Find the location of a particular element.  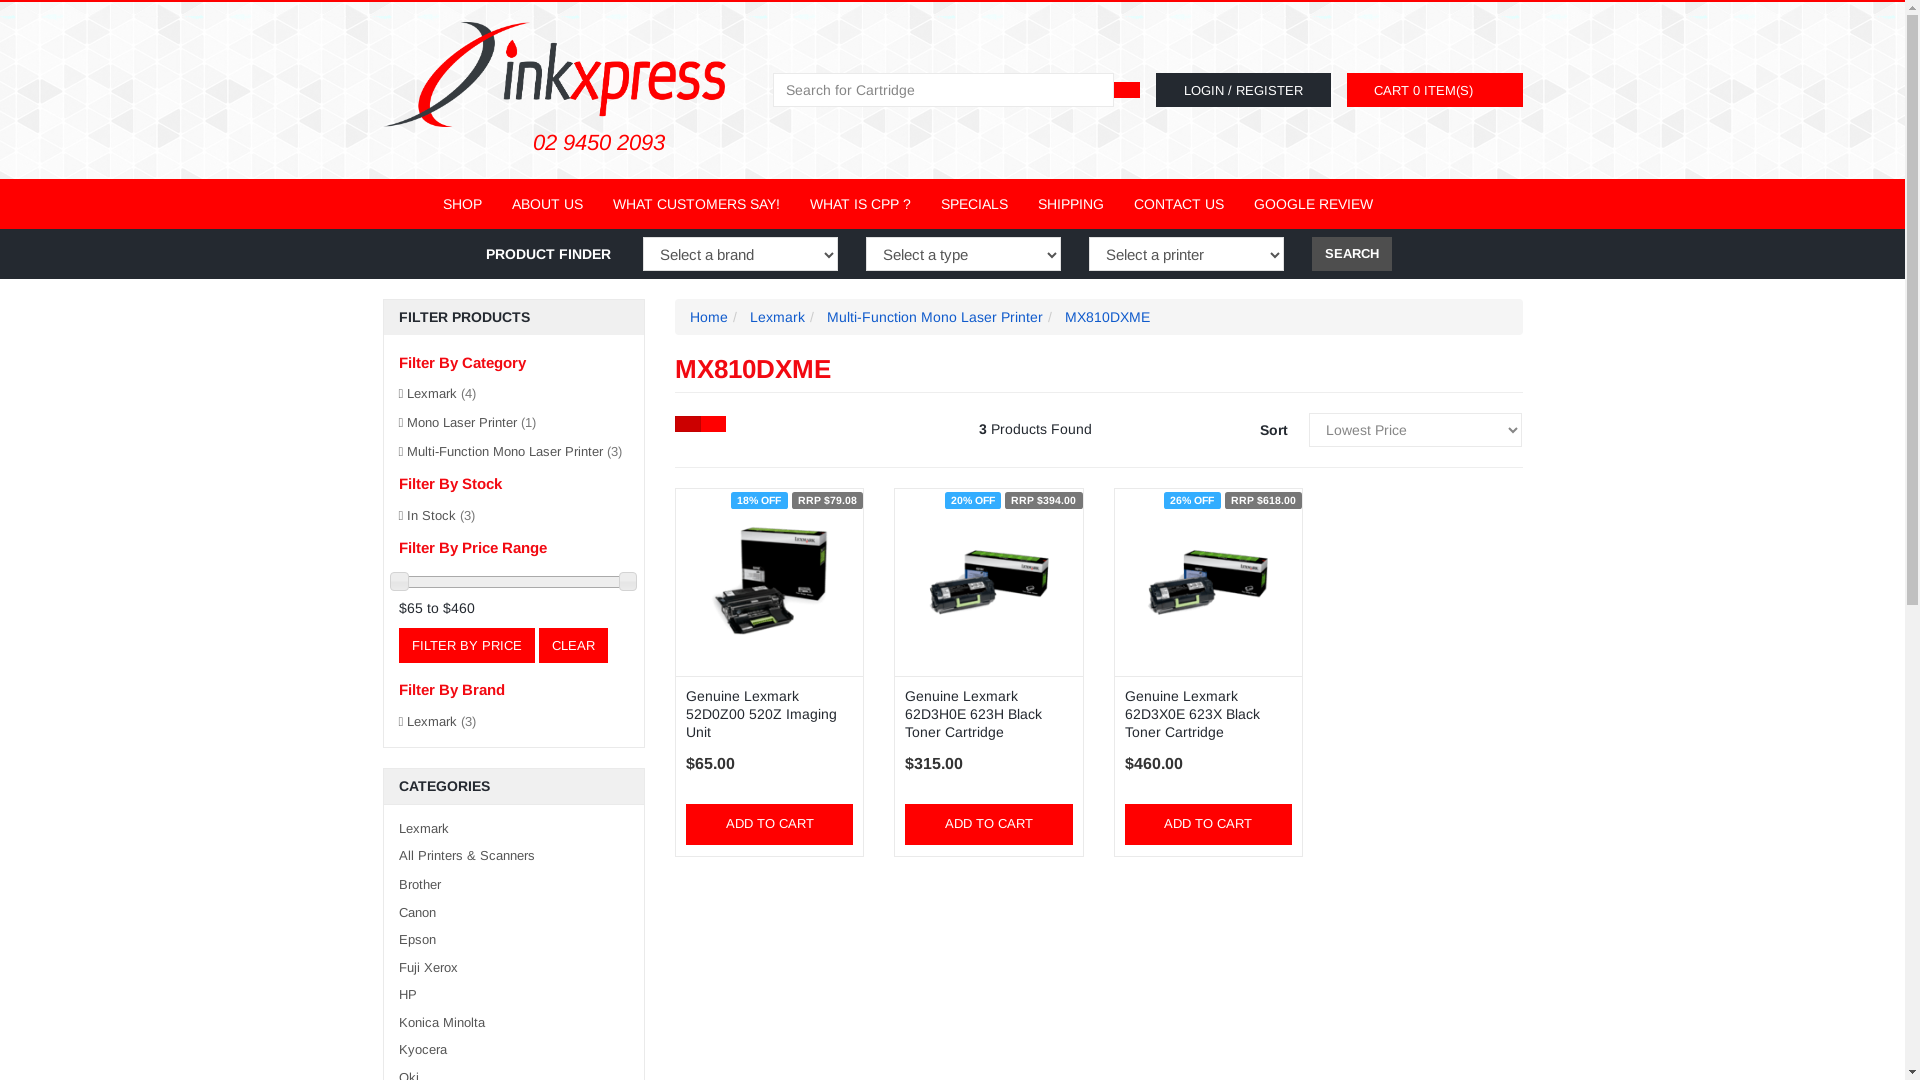

'Lexmark (3)' is located at coordinates (514, 722).